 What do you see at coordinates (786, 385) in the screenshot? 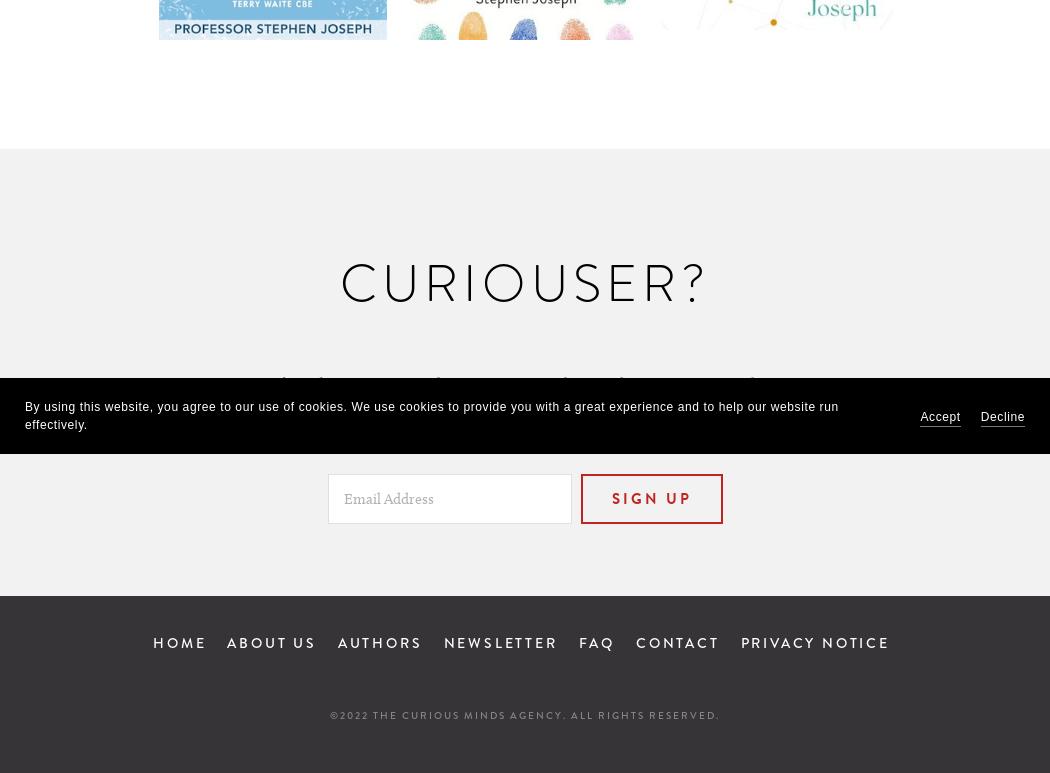
I see `'.'` at bounding box center [786, 385].